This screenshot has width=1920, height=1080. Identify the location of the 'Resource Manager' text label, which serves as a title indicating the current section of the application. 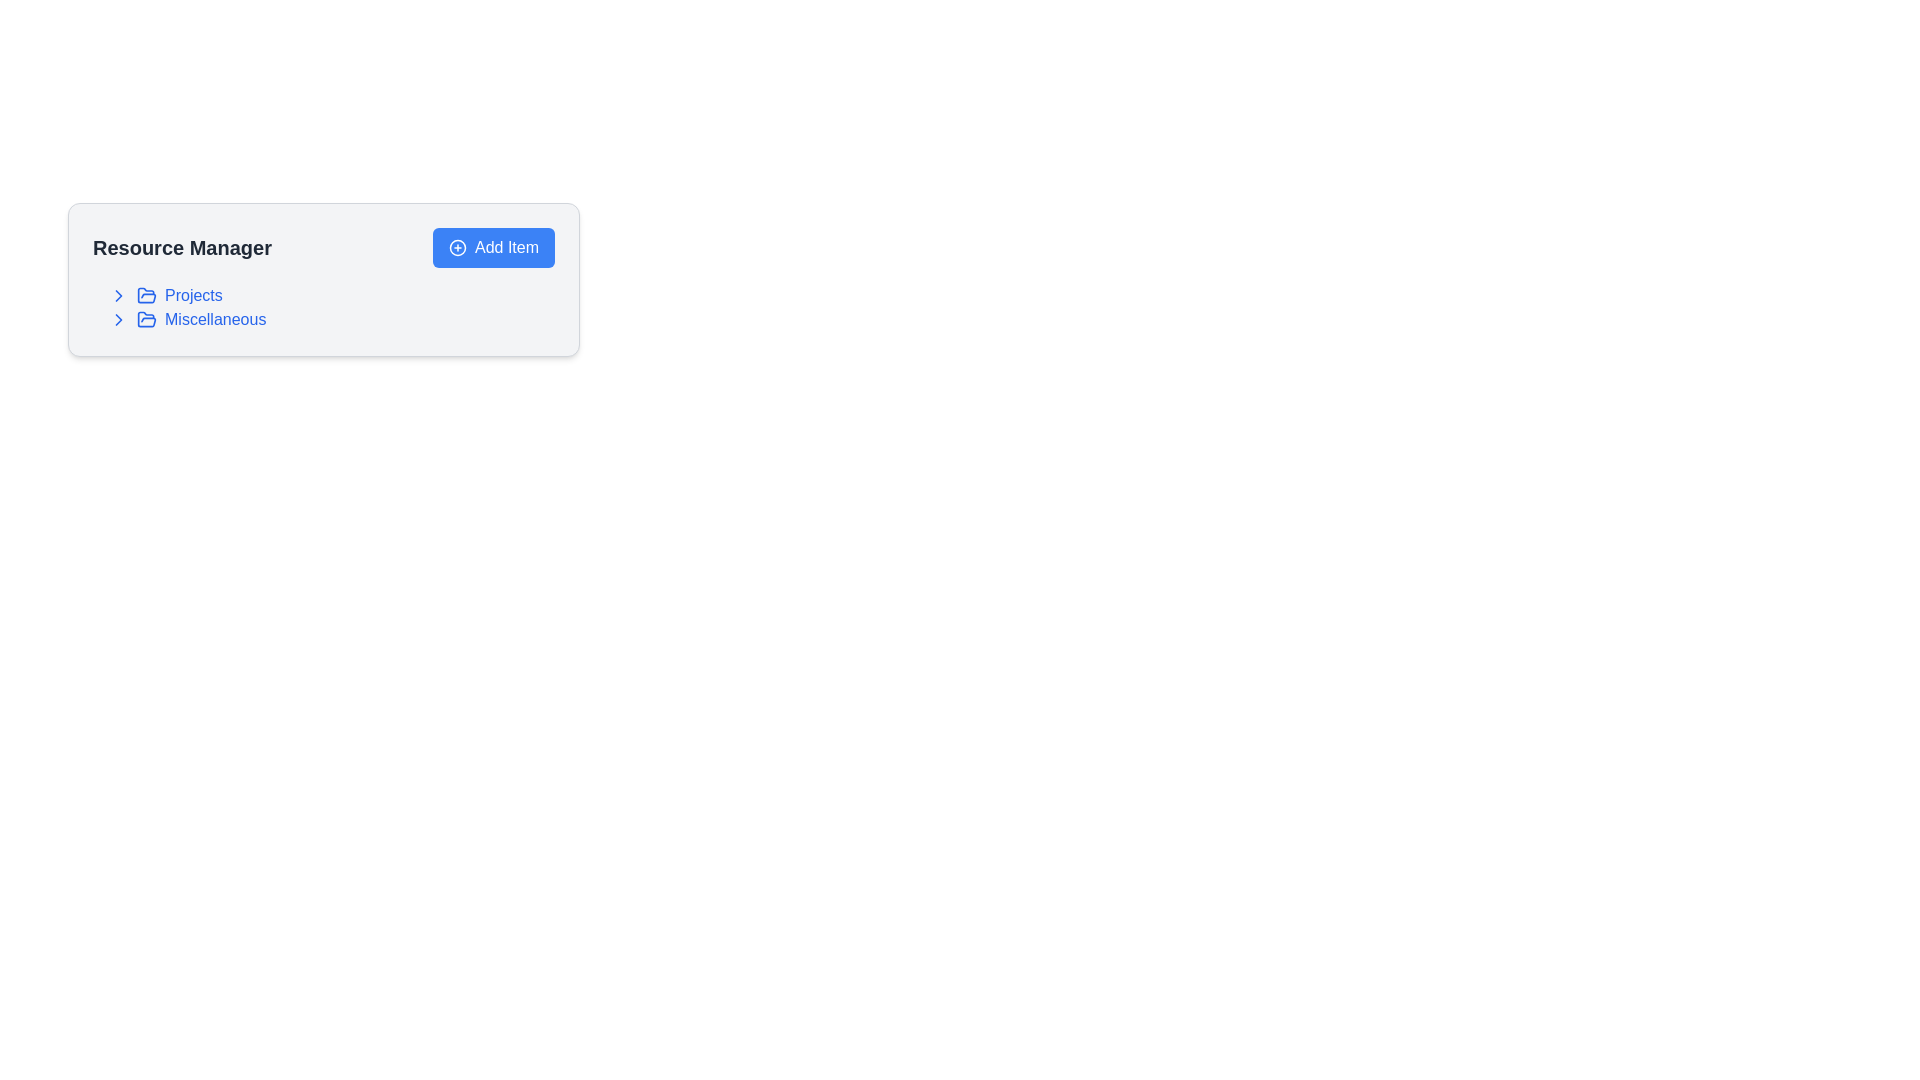
(182, 246).